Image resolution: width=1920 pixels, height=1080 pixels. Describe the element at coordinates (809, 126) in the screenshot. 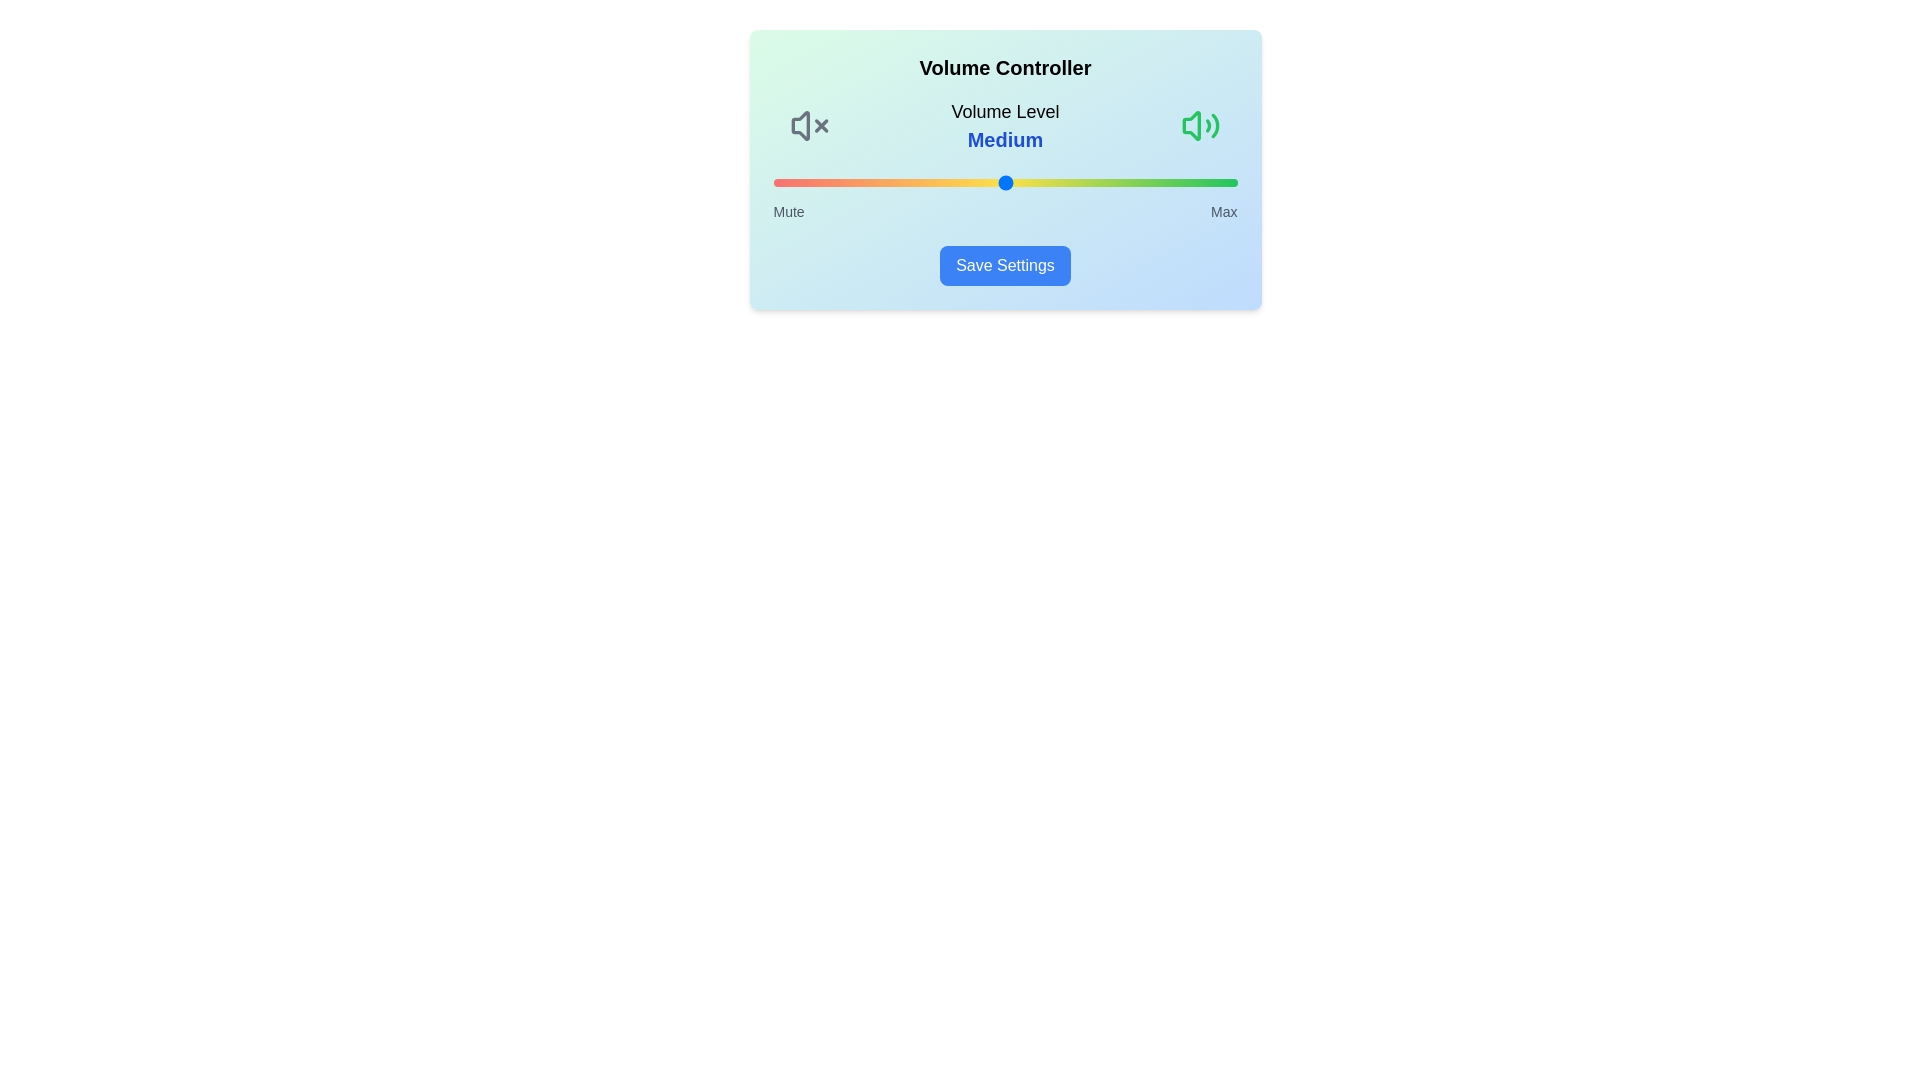

I see `the mute icon to toggle its functionality` at that location.